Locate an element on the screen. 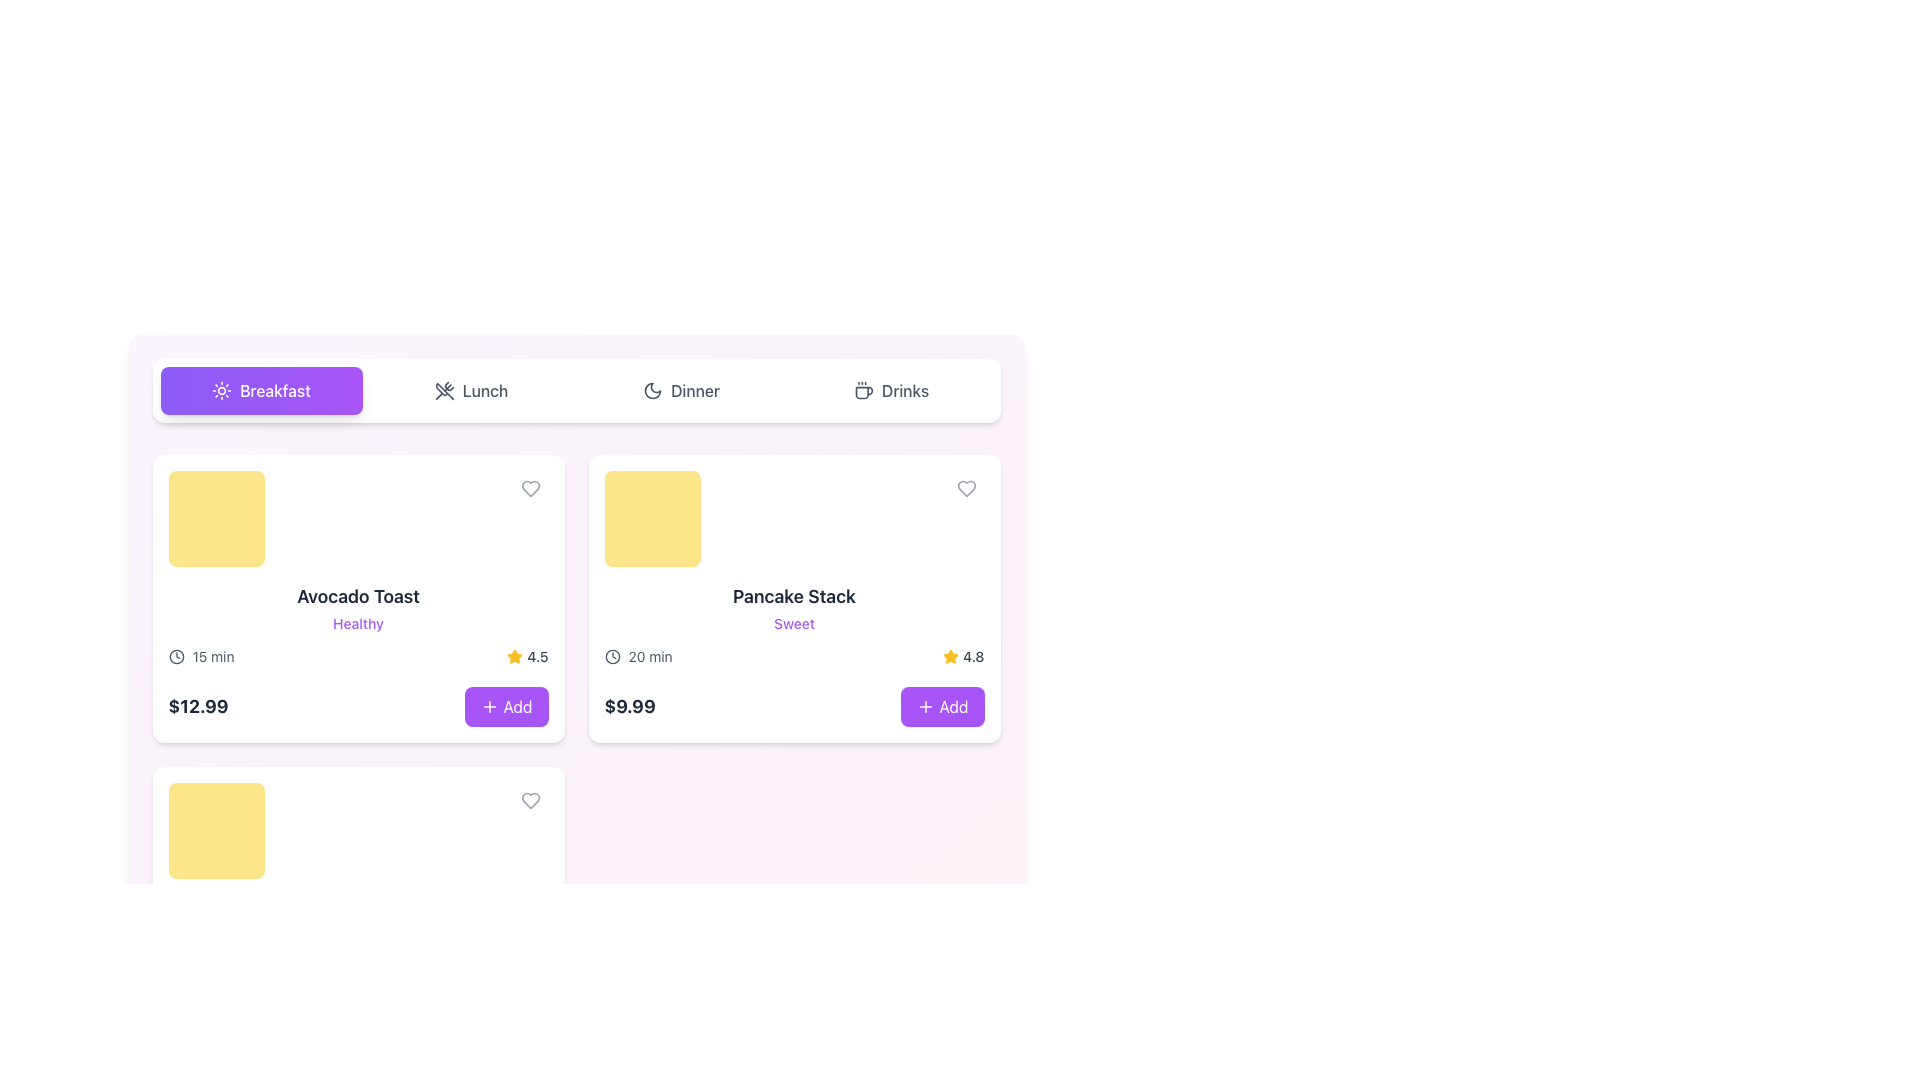 The height and width of the screenshot is (1080, 1920). the individual buttons on the navigation bar for selecting meal options such as 'Breakfast', 'Lunch', 'Dinner', and 'Drinks' is located at coordinates (575, 390).